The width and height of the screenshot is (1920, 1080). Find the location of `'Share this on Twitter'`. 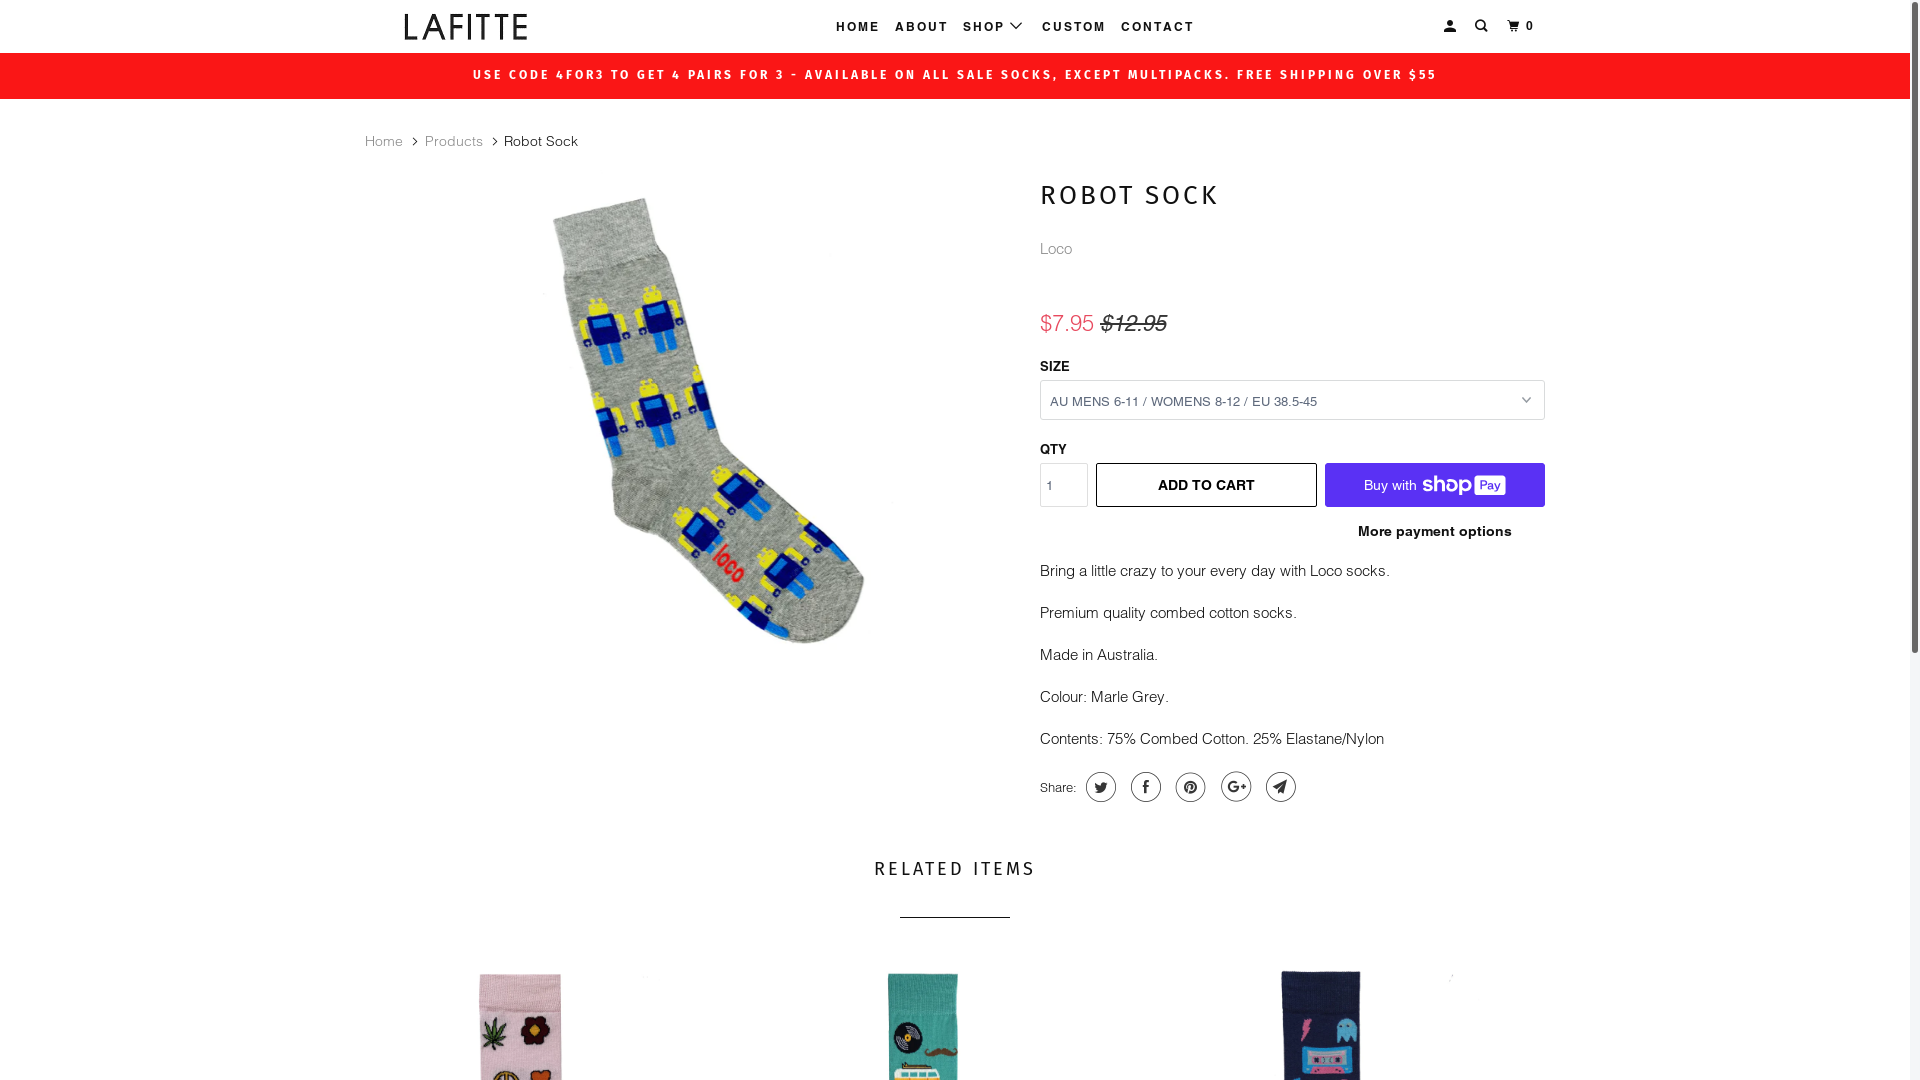

'Share this on Twitter' is located at coordinates (1079, 785).